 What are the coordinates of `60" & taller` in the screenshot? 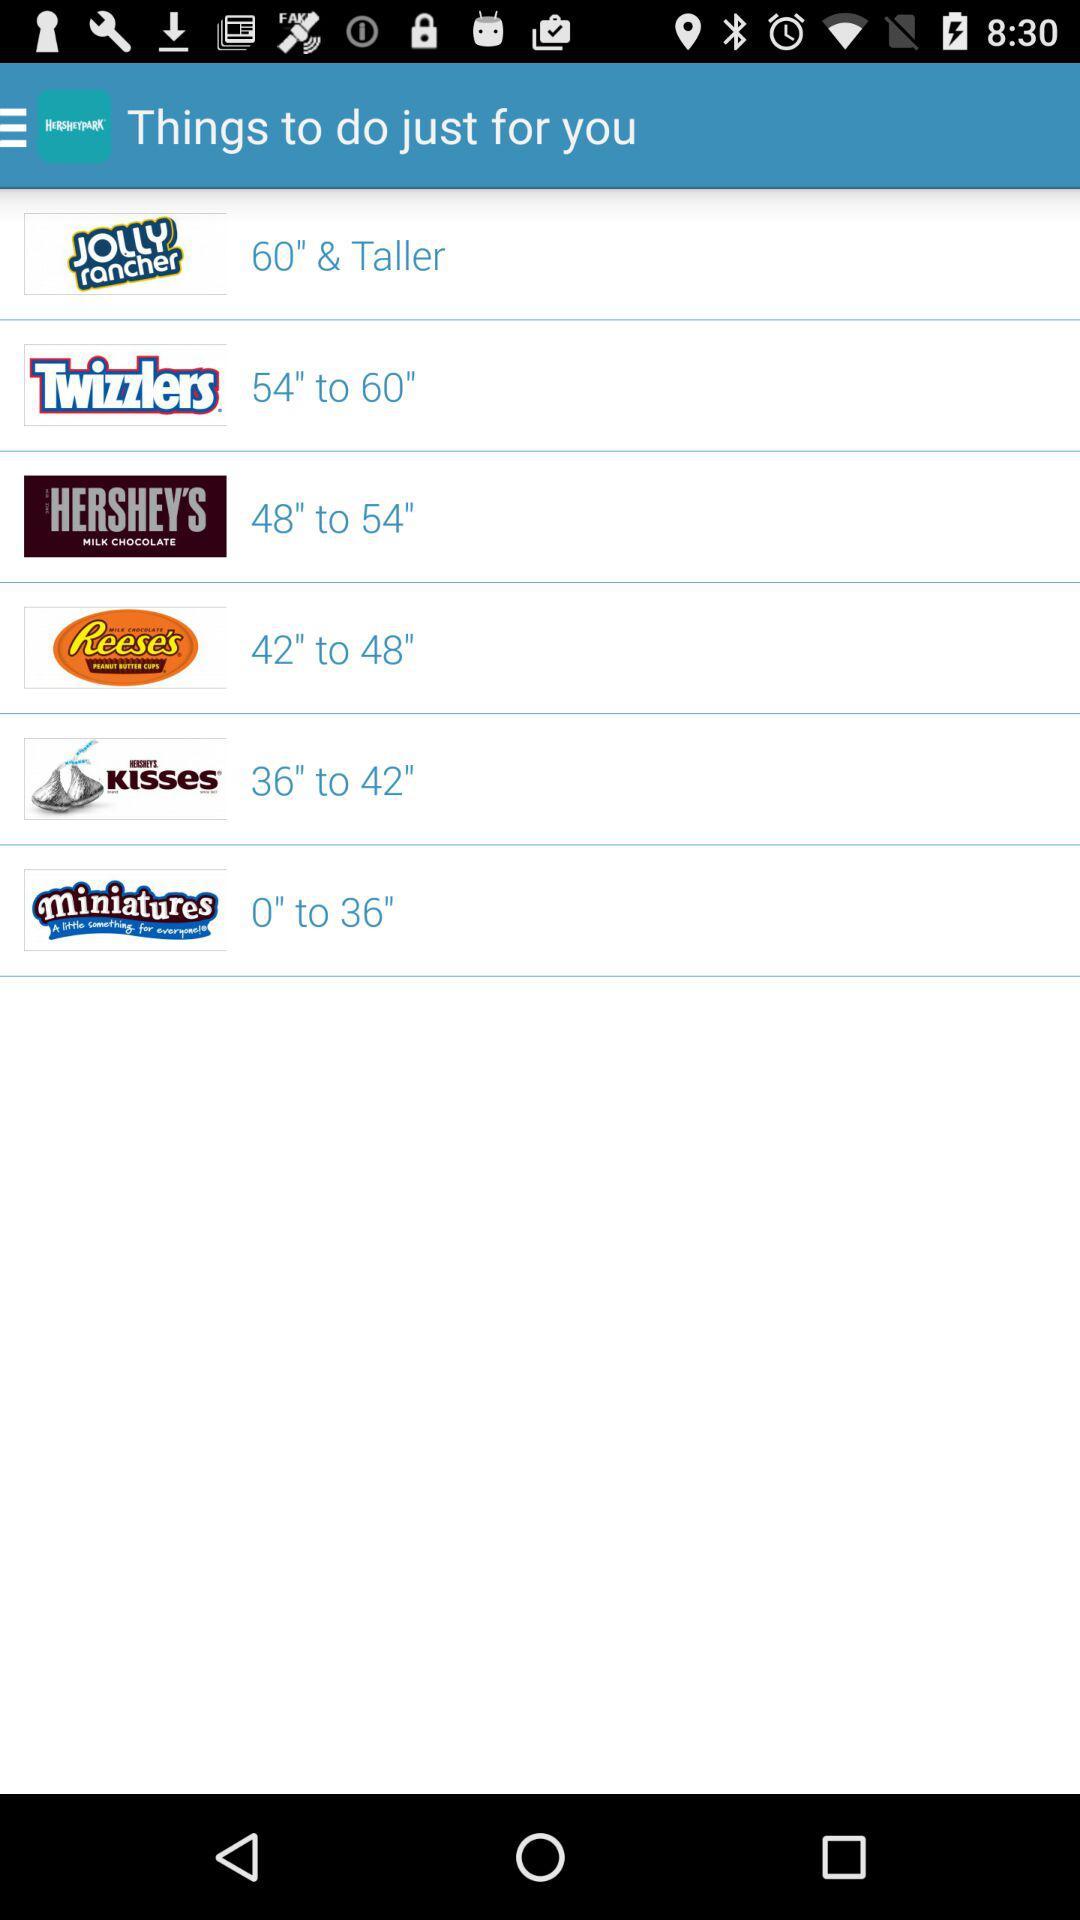 It's located at (653, 253).